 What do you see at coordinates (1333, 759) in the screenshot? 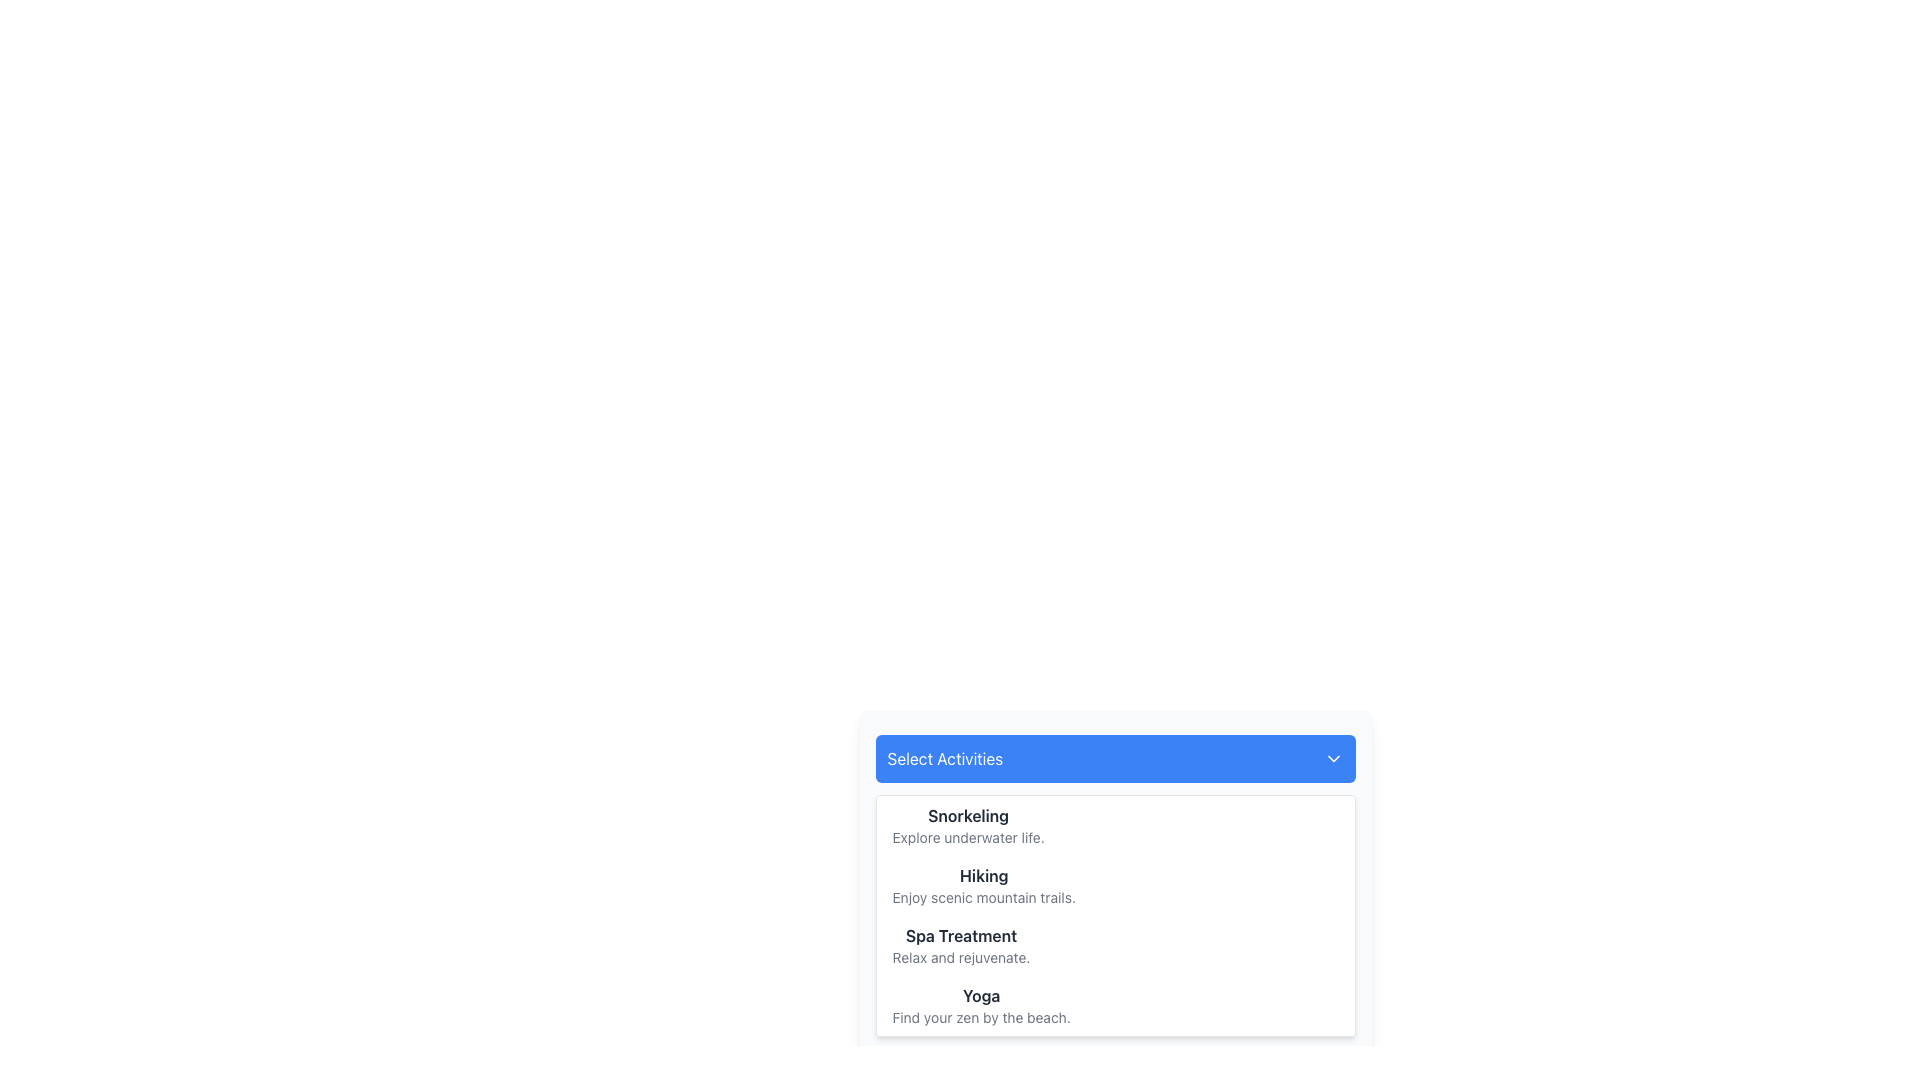
I see `the downward-pointing chevron icon on the right side of the 'Select Activities' blue bar` at bounding box center [1333, 759].